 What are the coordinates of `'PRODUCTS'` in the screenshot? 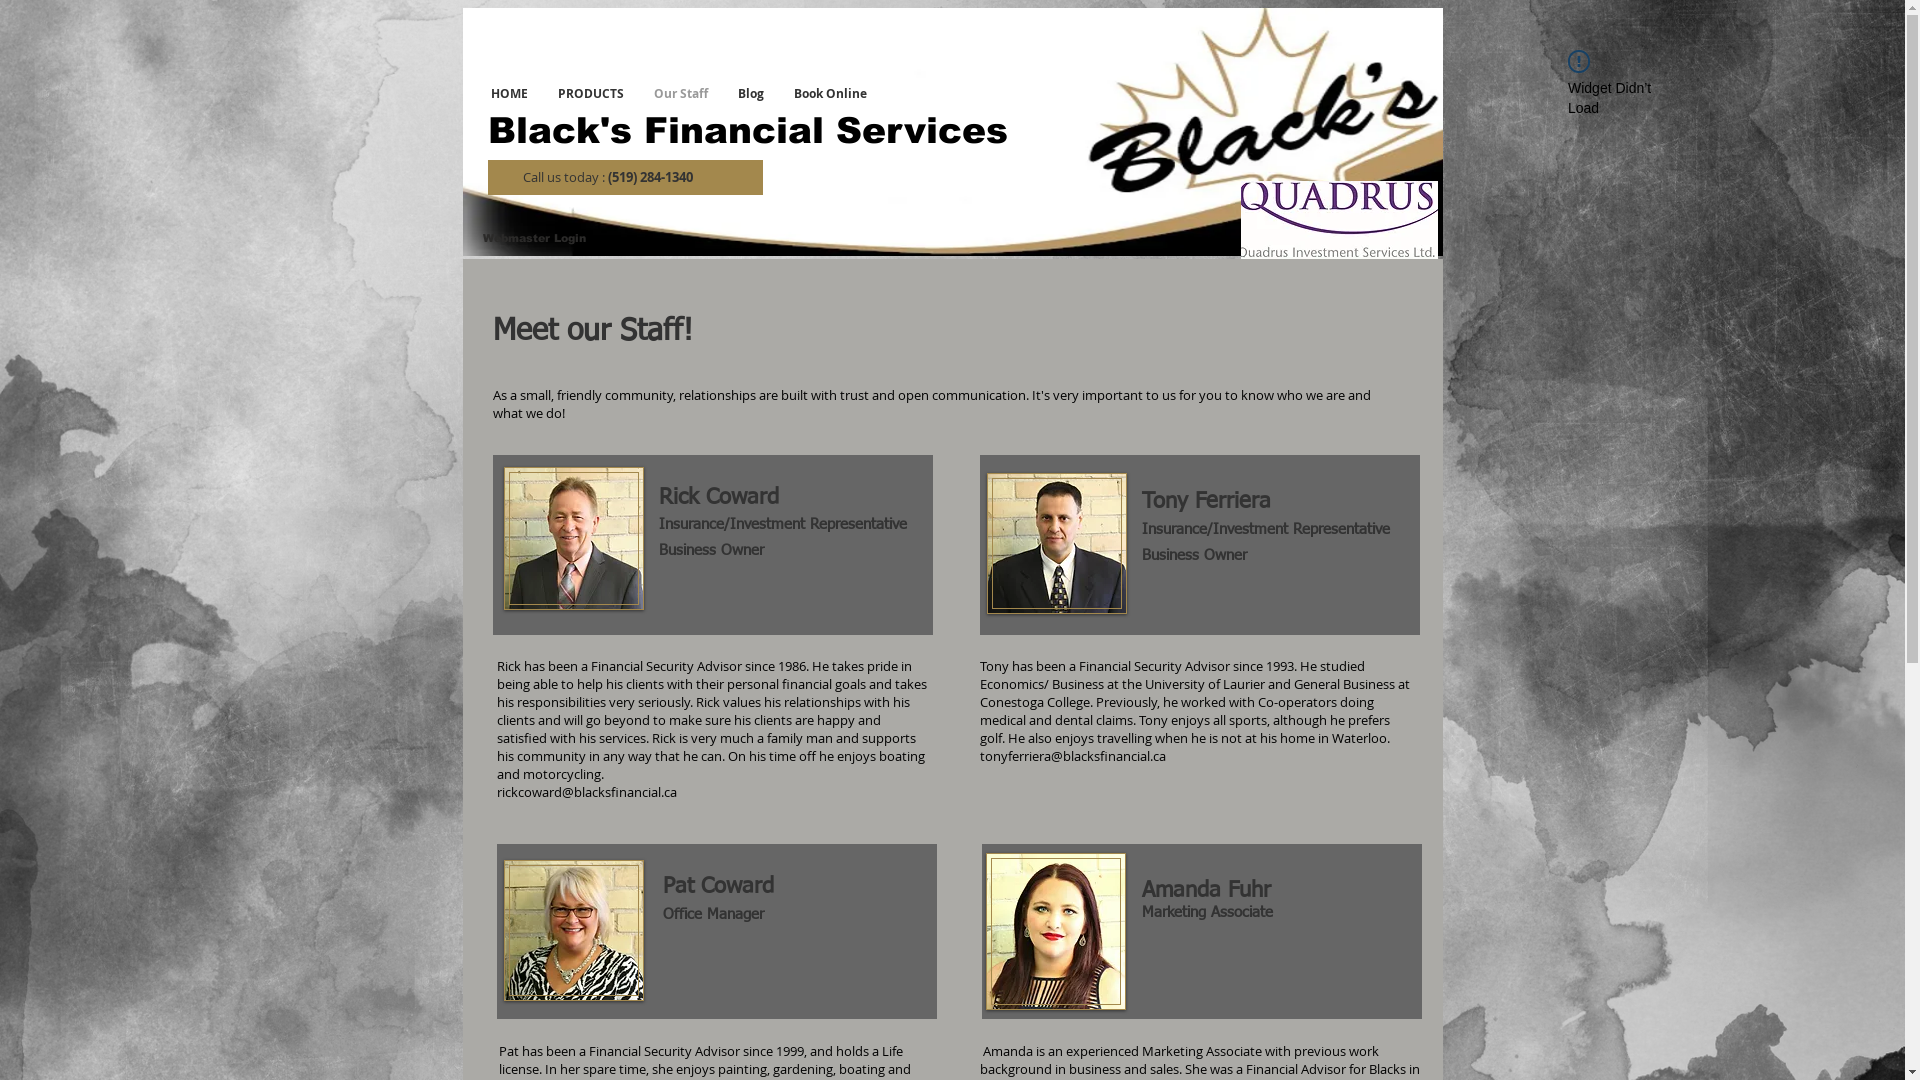 It's located at (542, 93).